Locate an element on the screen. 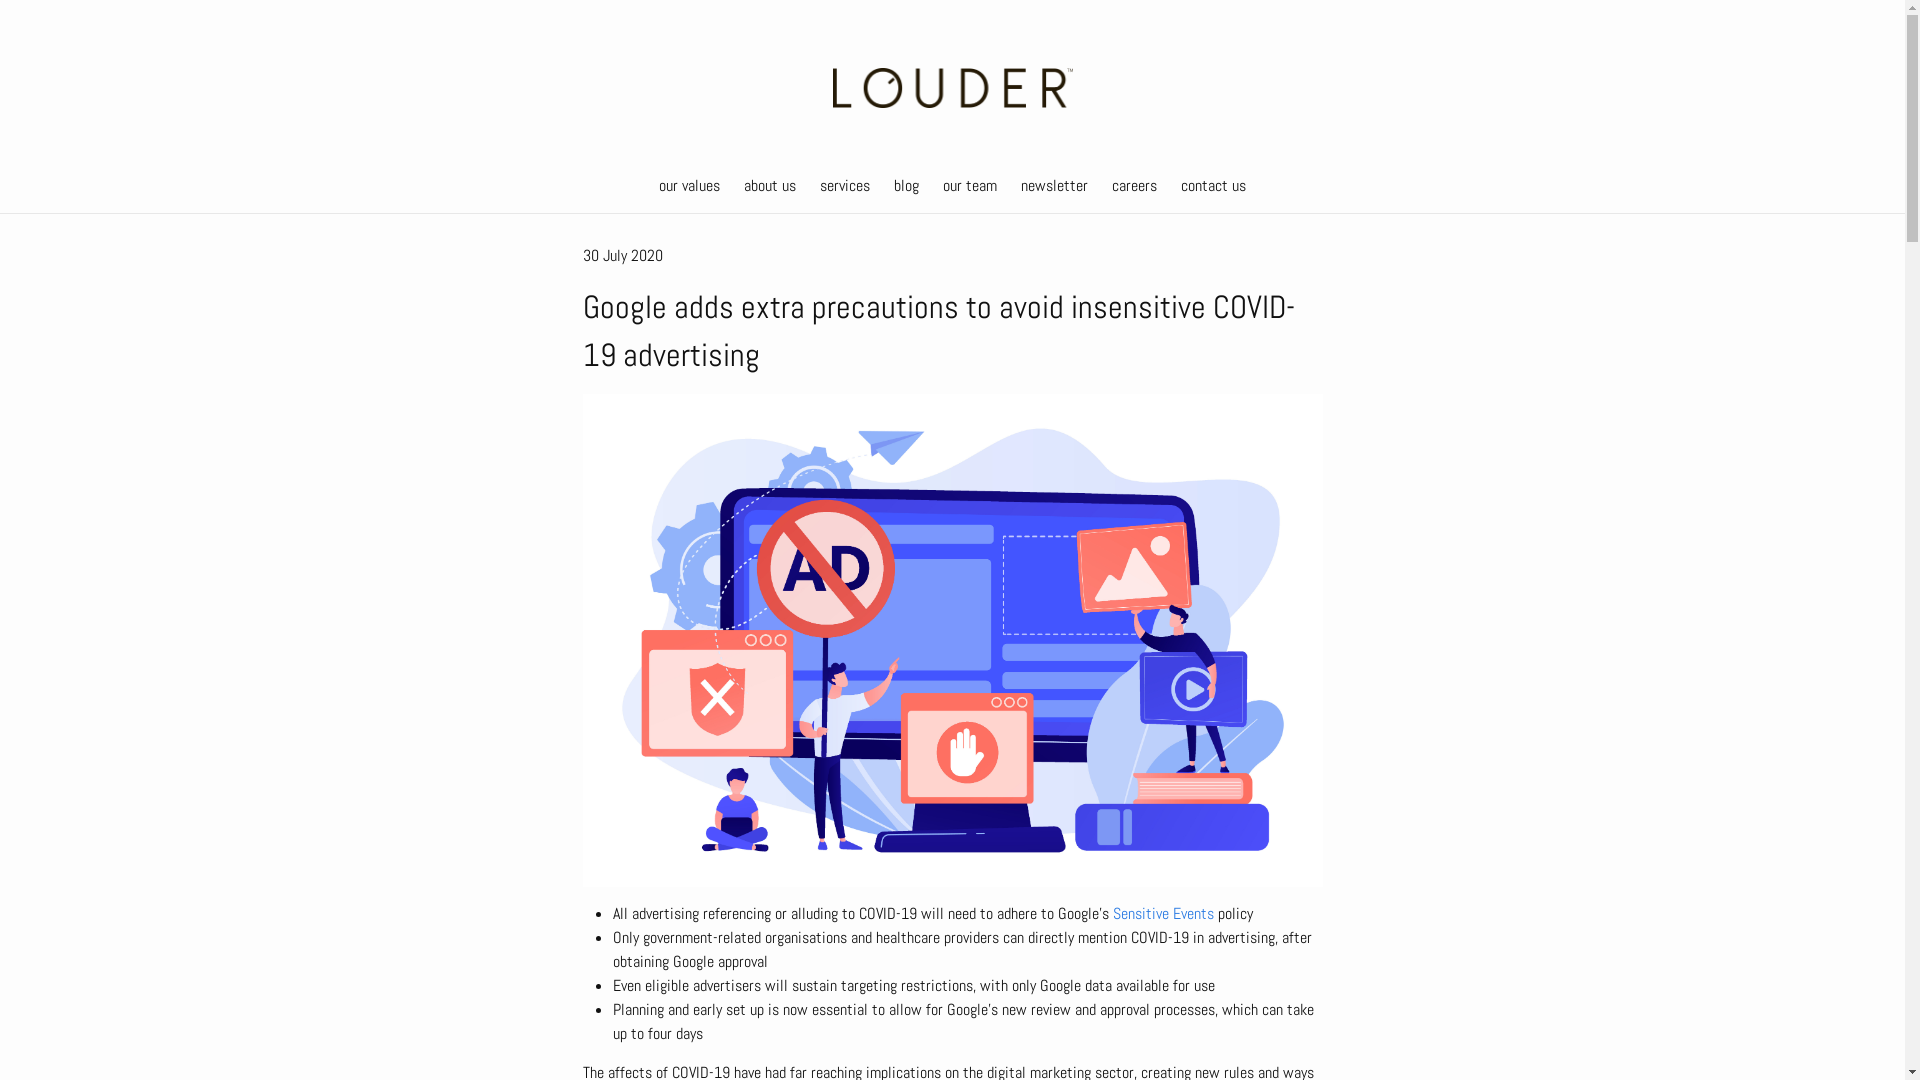 The height and width of the screenshot is (1080, 1920). 'our values' is located at coordinates (689, 185).